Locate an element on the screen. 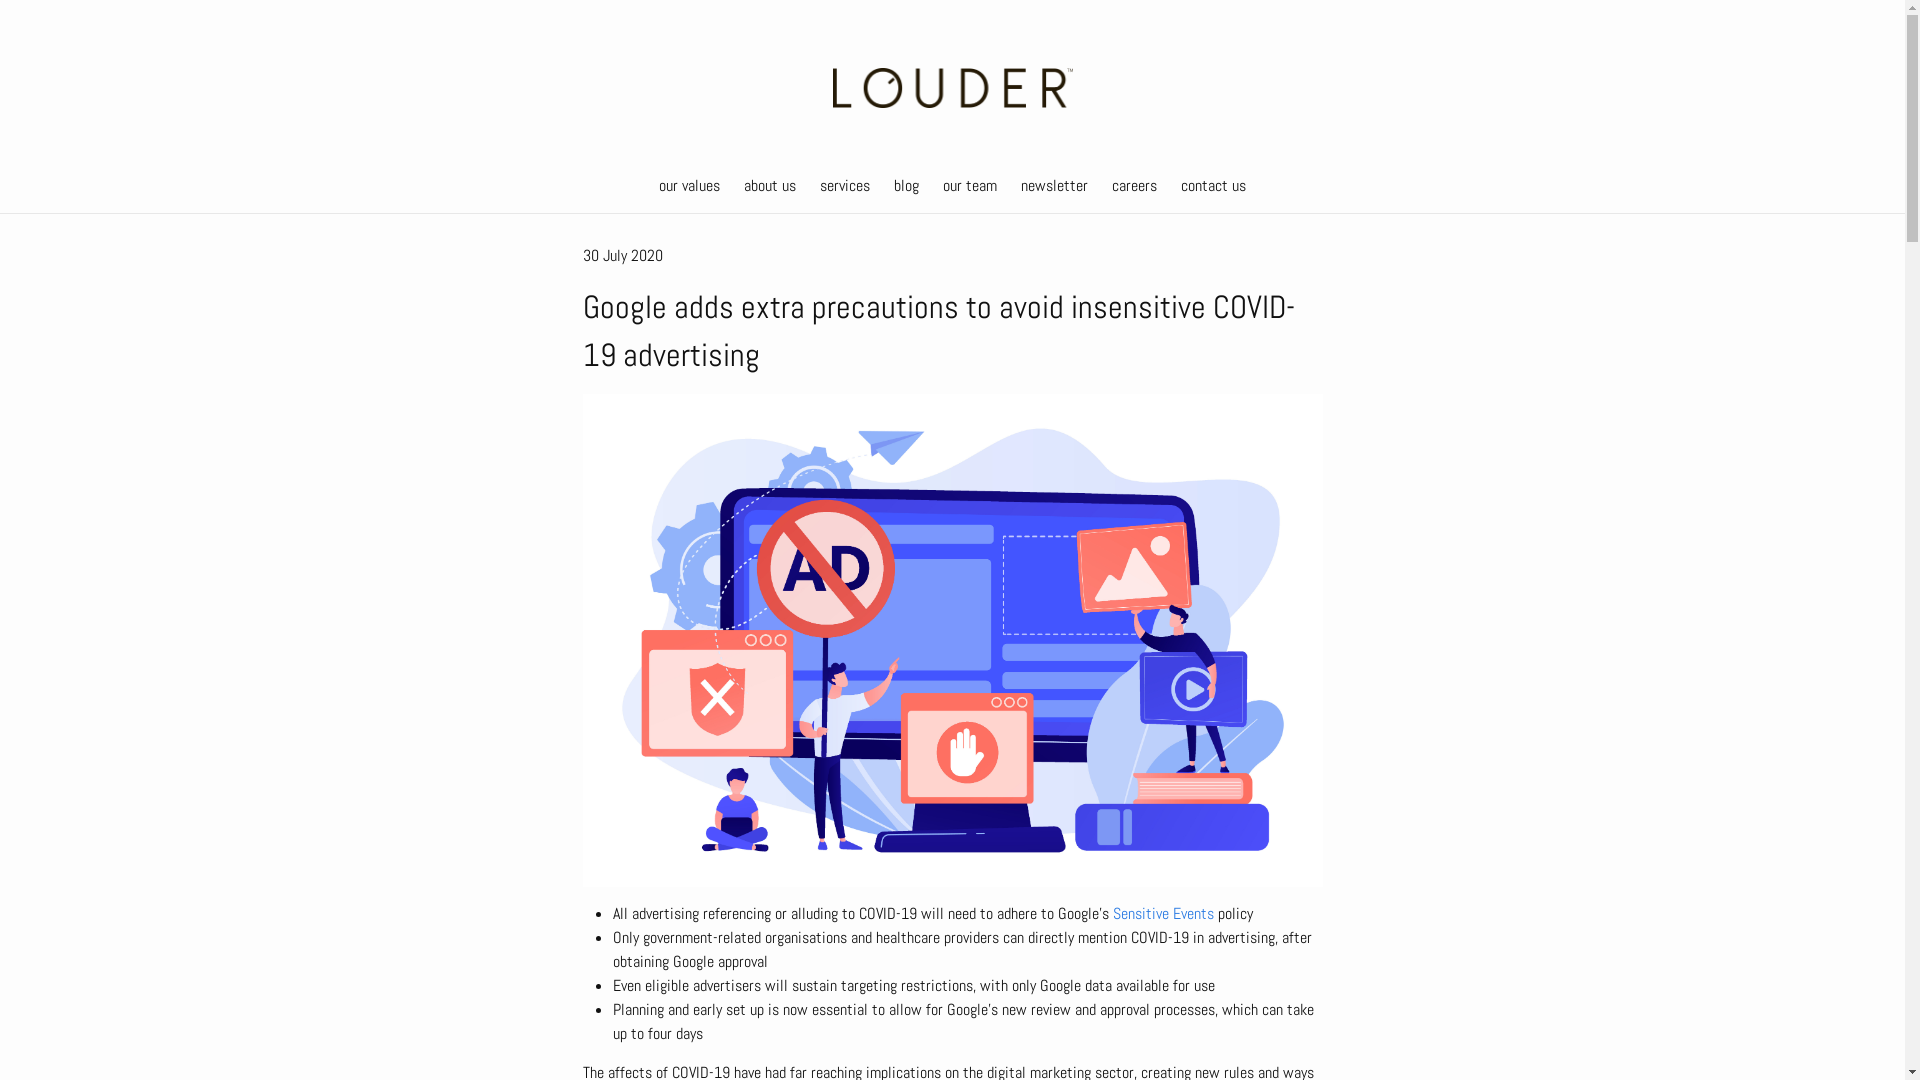 The height and width of the screenshot is (1080, 1920). 'our values' is located at coordinates (689, 185).